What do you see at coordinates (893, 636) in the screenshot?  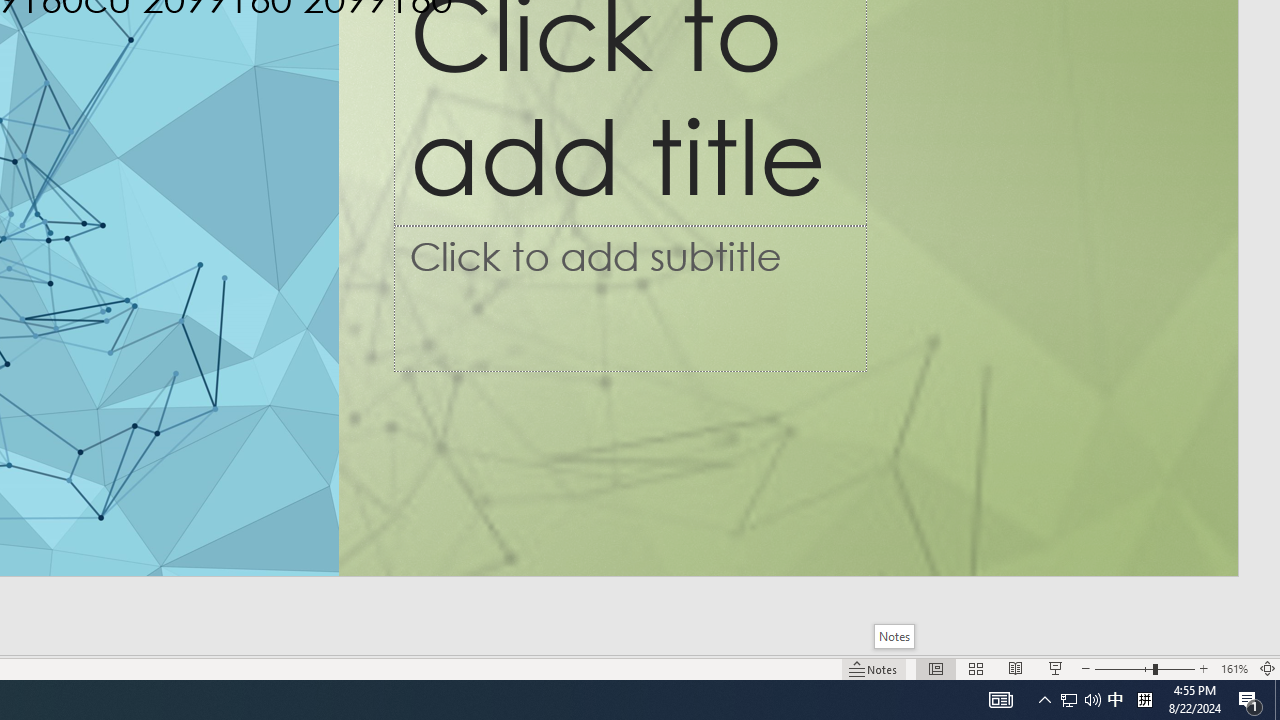 I see `'Notes'` at bounding box center [893, 636].